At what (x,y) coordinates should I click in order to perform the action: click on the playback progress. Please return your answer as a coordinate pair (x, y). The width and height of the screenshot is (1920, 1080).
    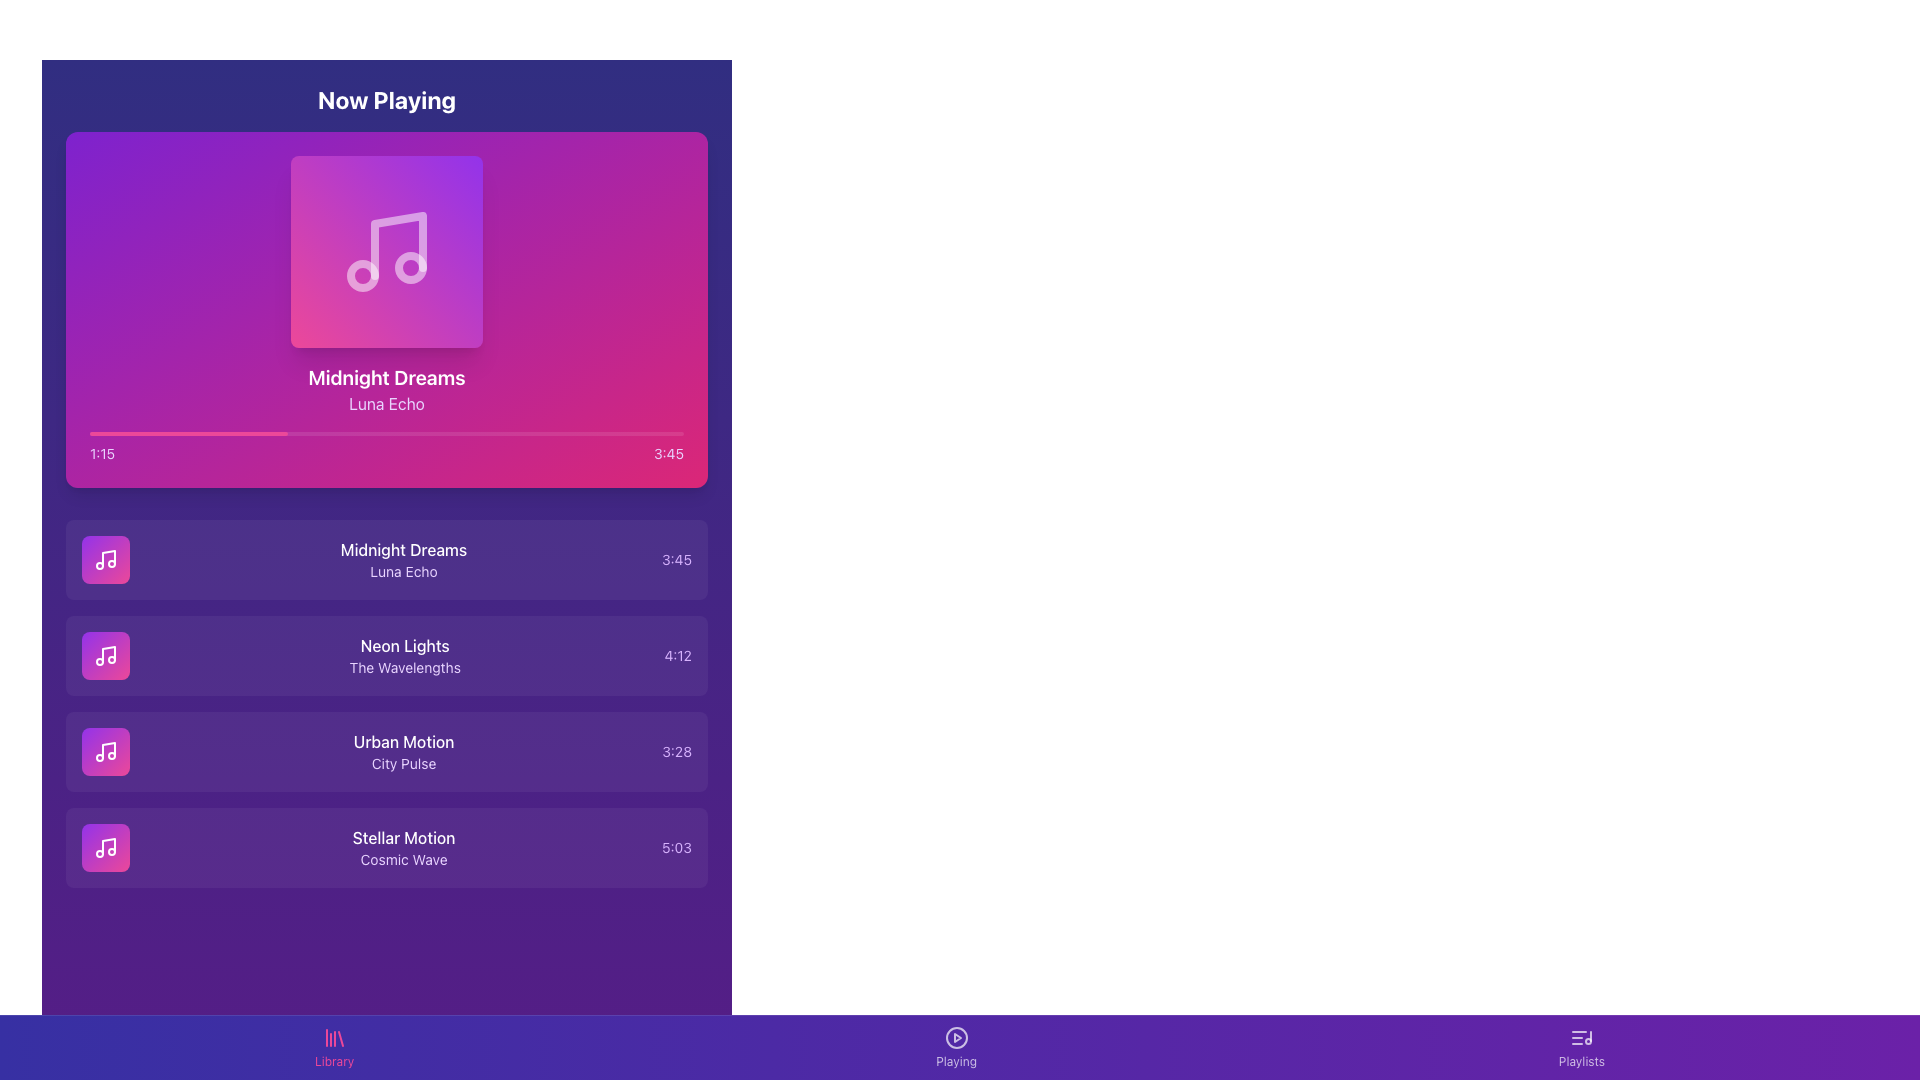
    Looking at the image, I should click on (632, 433).